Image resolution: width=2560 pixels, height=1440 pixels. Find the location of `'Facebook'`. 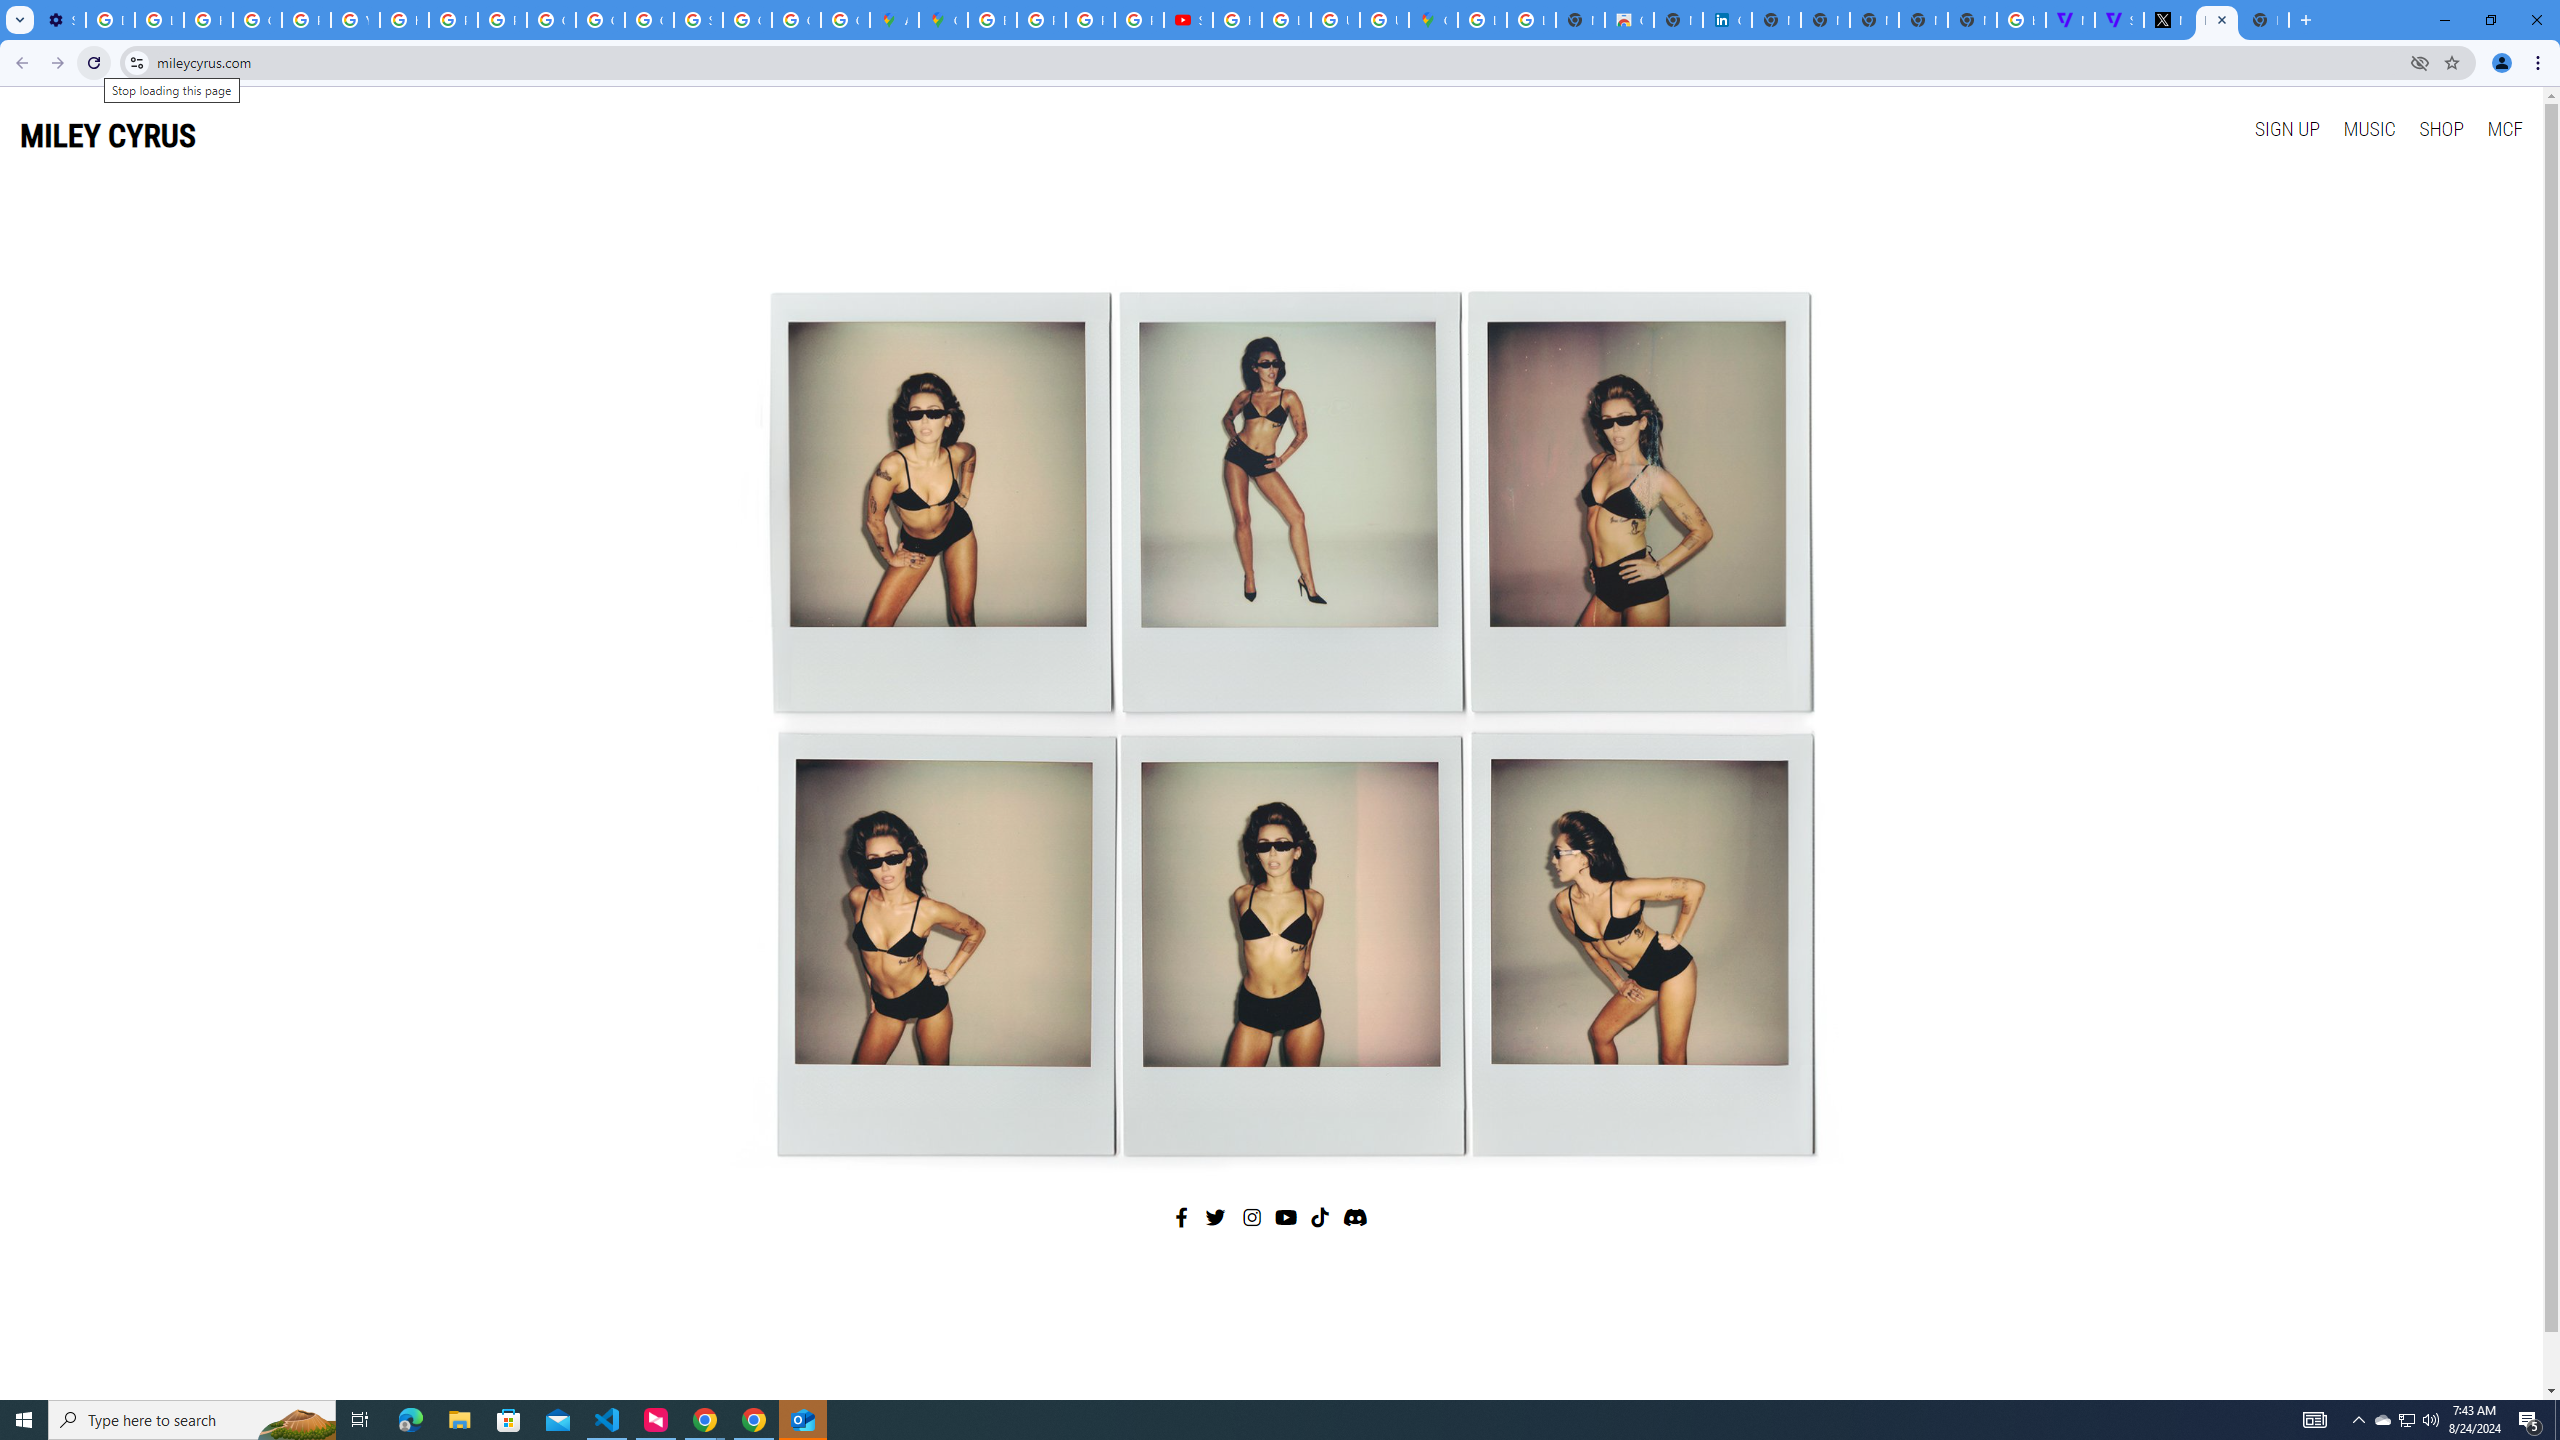

'Facebook' is located at coordinates (1181, 1217).